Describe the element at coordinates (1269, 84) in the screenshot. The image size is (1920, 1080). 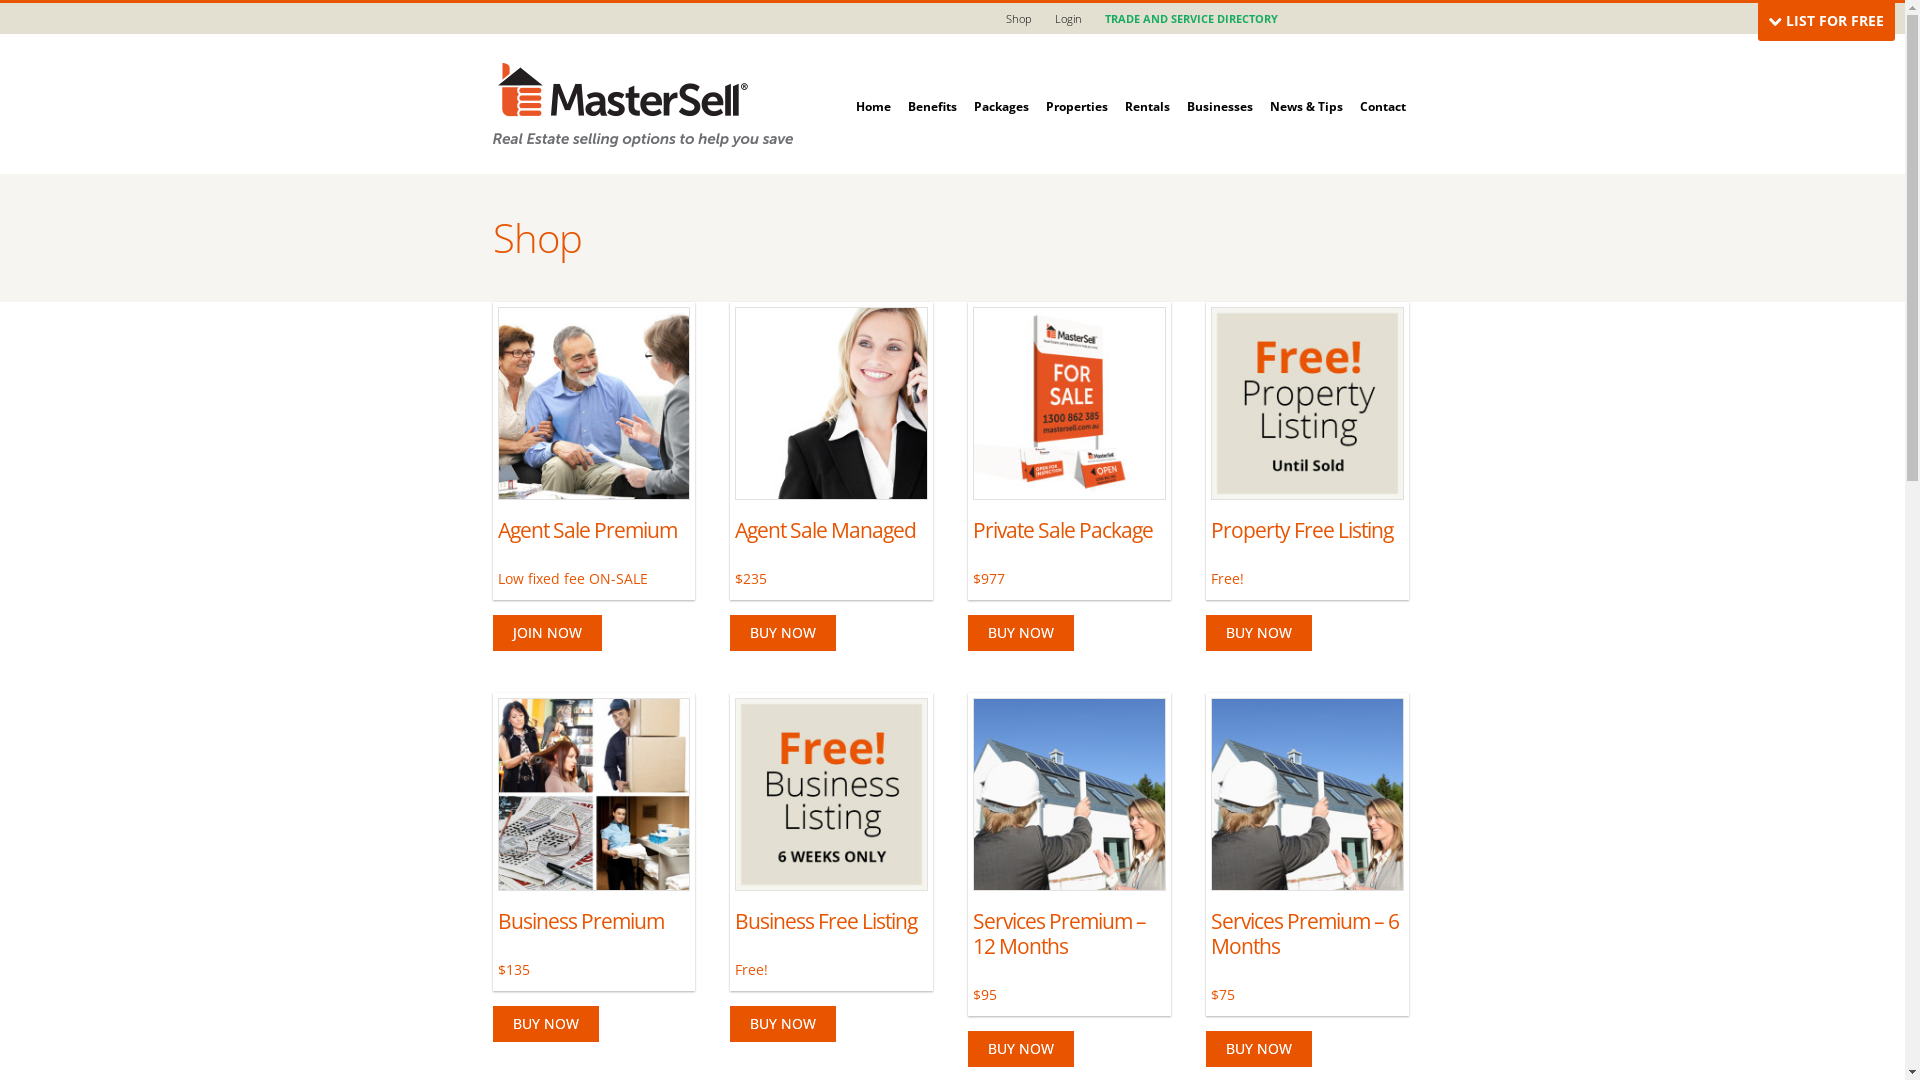
I see `'News & Tips'` at that location.